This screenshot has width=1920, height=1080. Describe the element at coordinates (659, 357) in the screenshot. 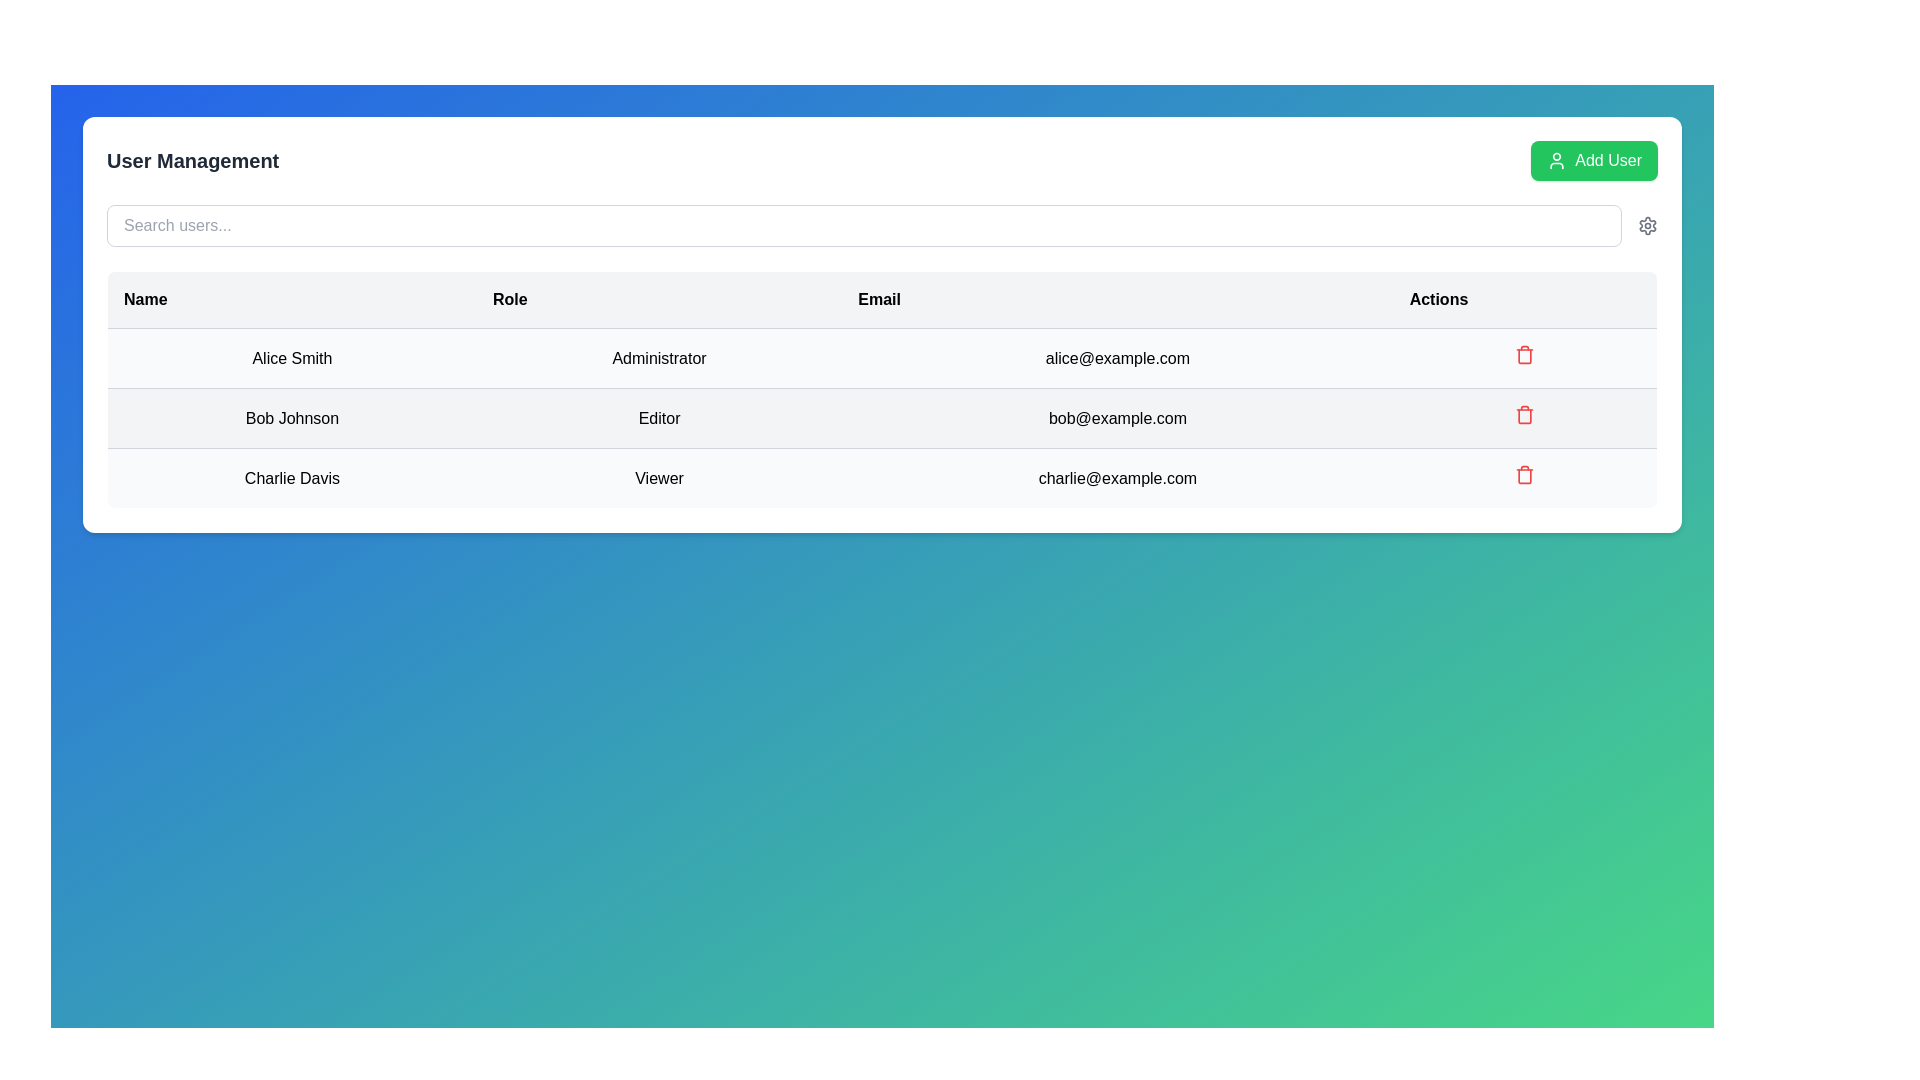

I see `the 'Administrator' text label in the user management table, which is located in the second column of the first row between 'Alice Smith' and 'alice@example.com'` at that location.